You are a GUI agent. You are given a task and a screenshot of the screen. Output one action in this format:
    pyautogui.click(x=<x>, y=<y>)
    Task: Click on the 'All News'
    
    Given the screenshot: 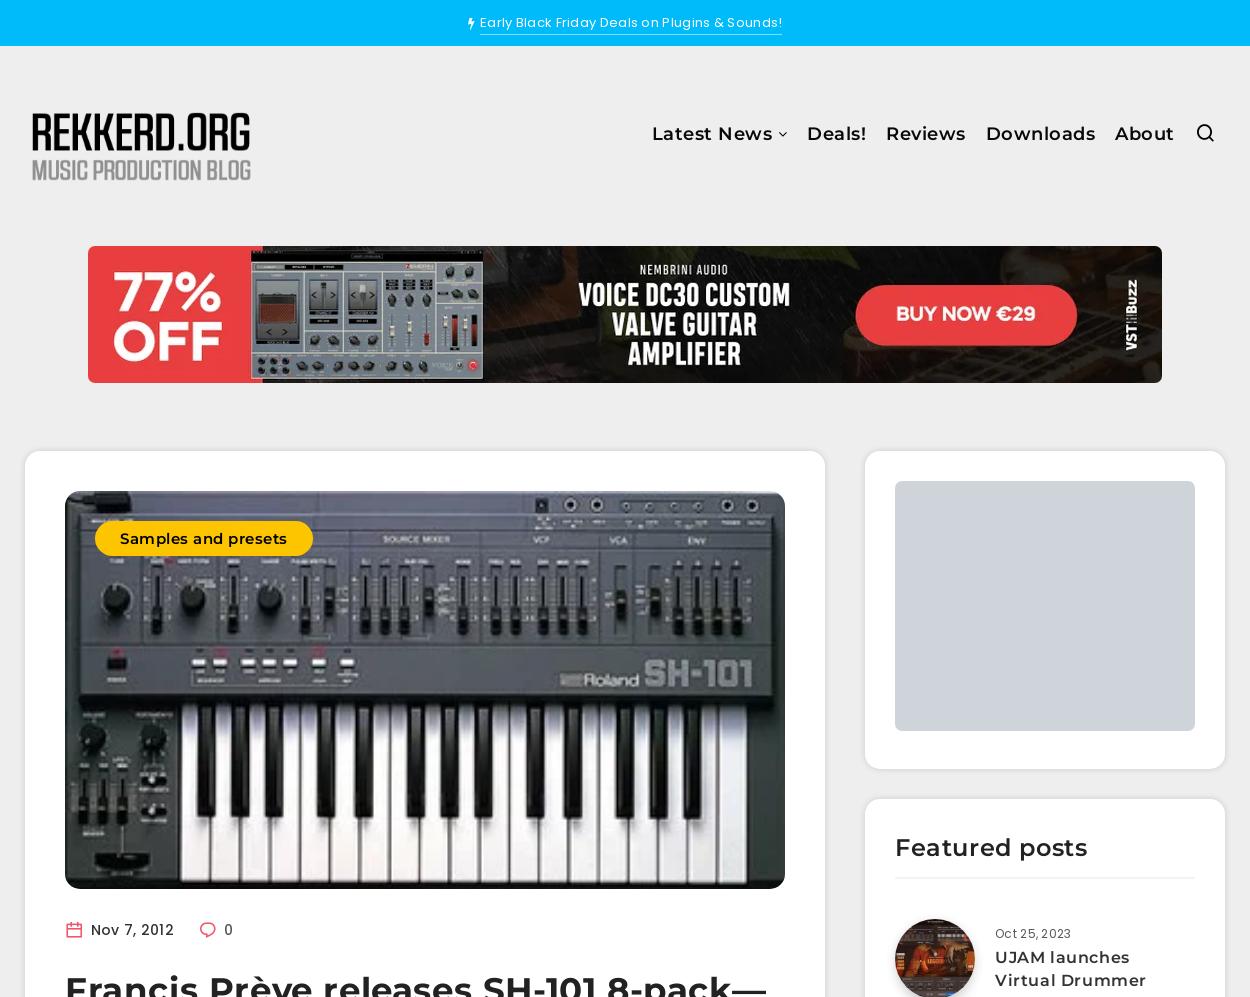 What is the action you would take?
    pyautogui.click(x=593, y=192)
    